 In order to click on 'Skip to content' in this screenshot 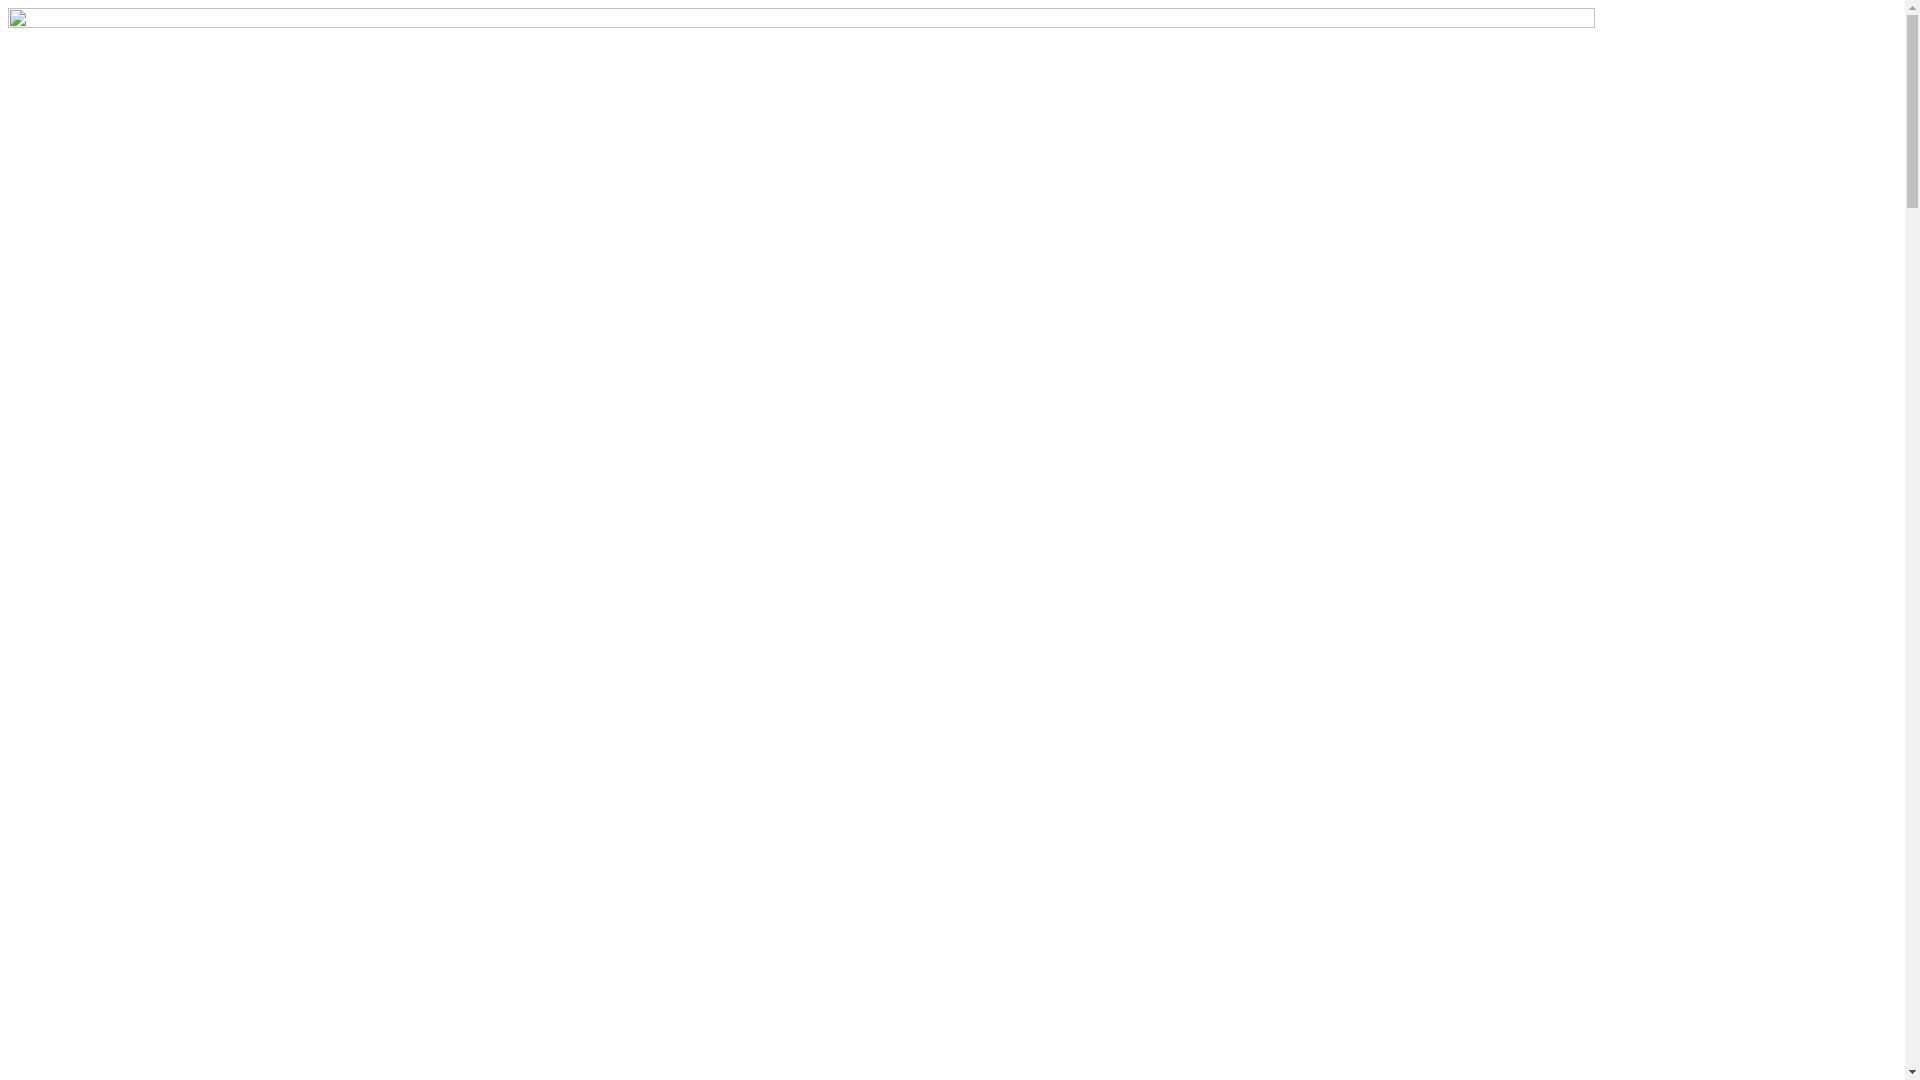, I will do `click(7, 7)`.